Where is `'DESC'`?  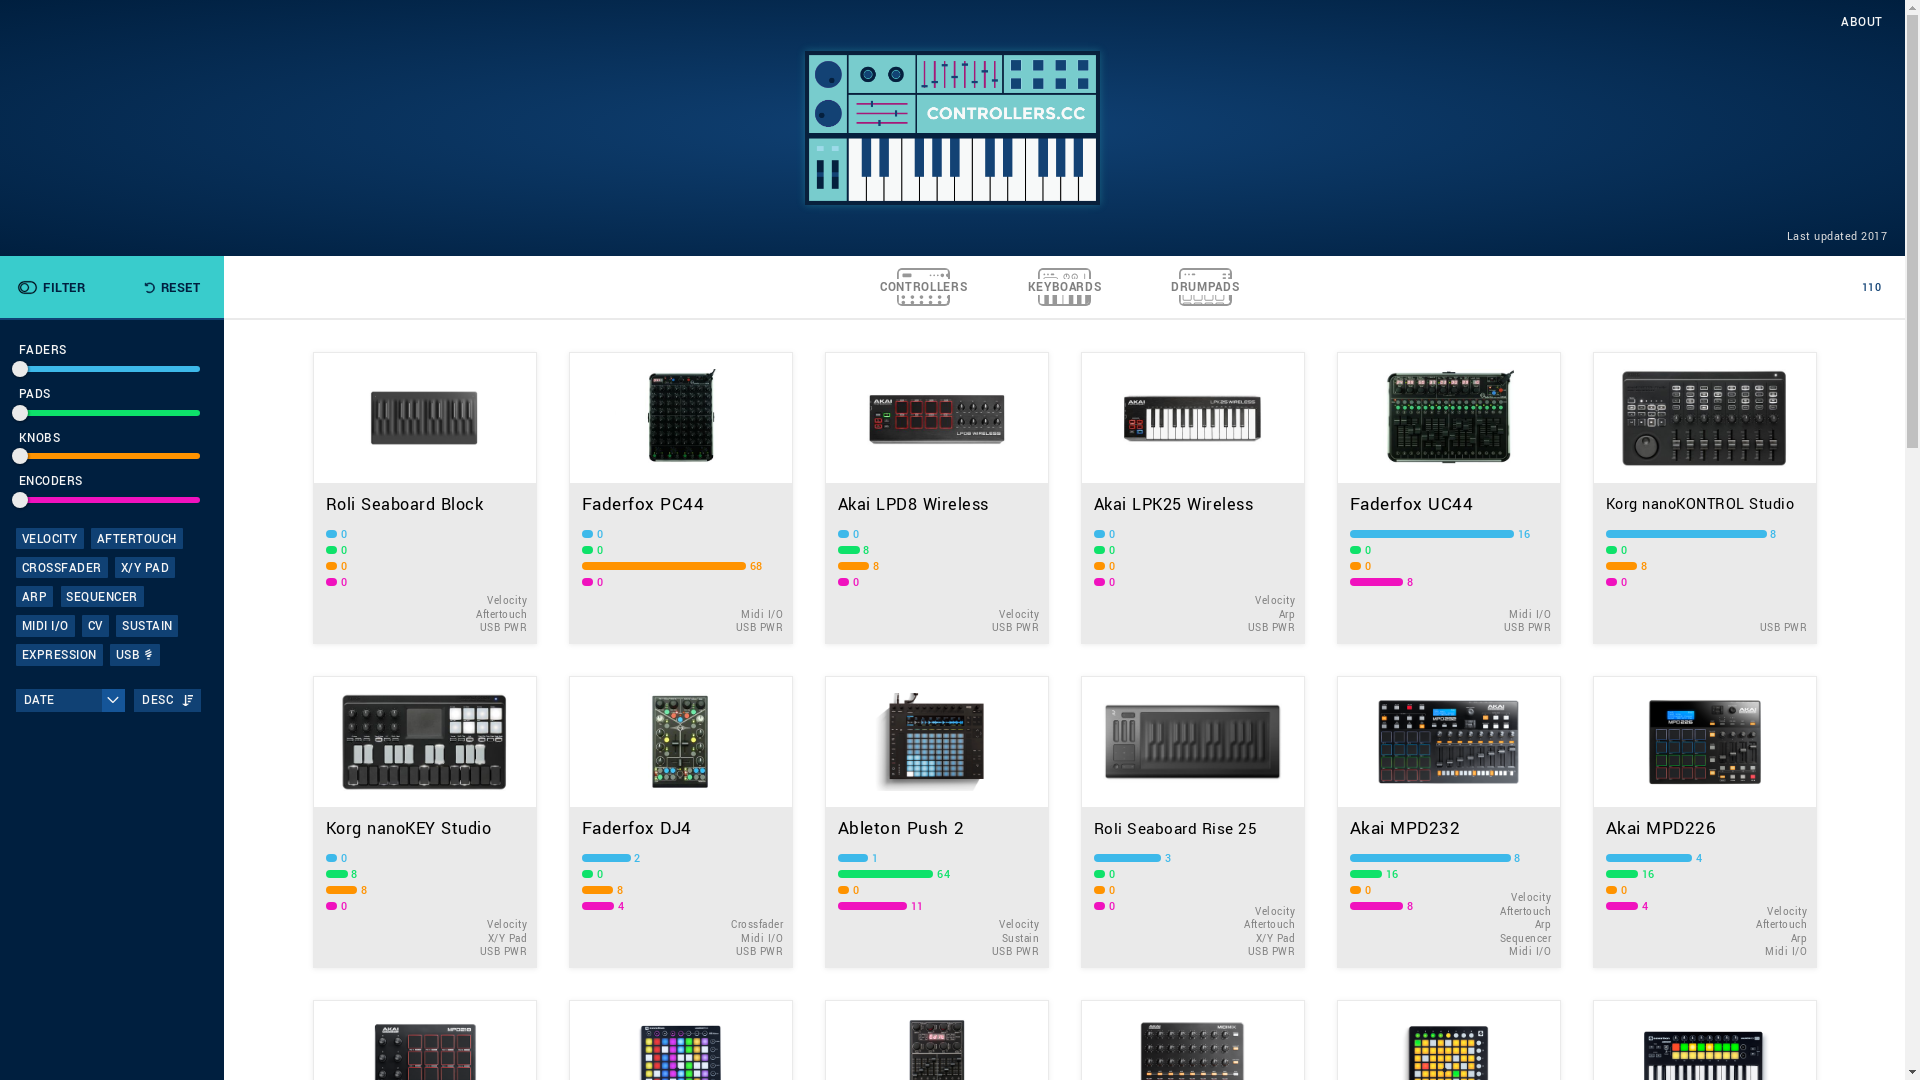 'DESC' is located at coordinates (167, 699).